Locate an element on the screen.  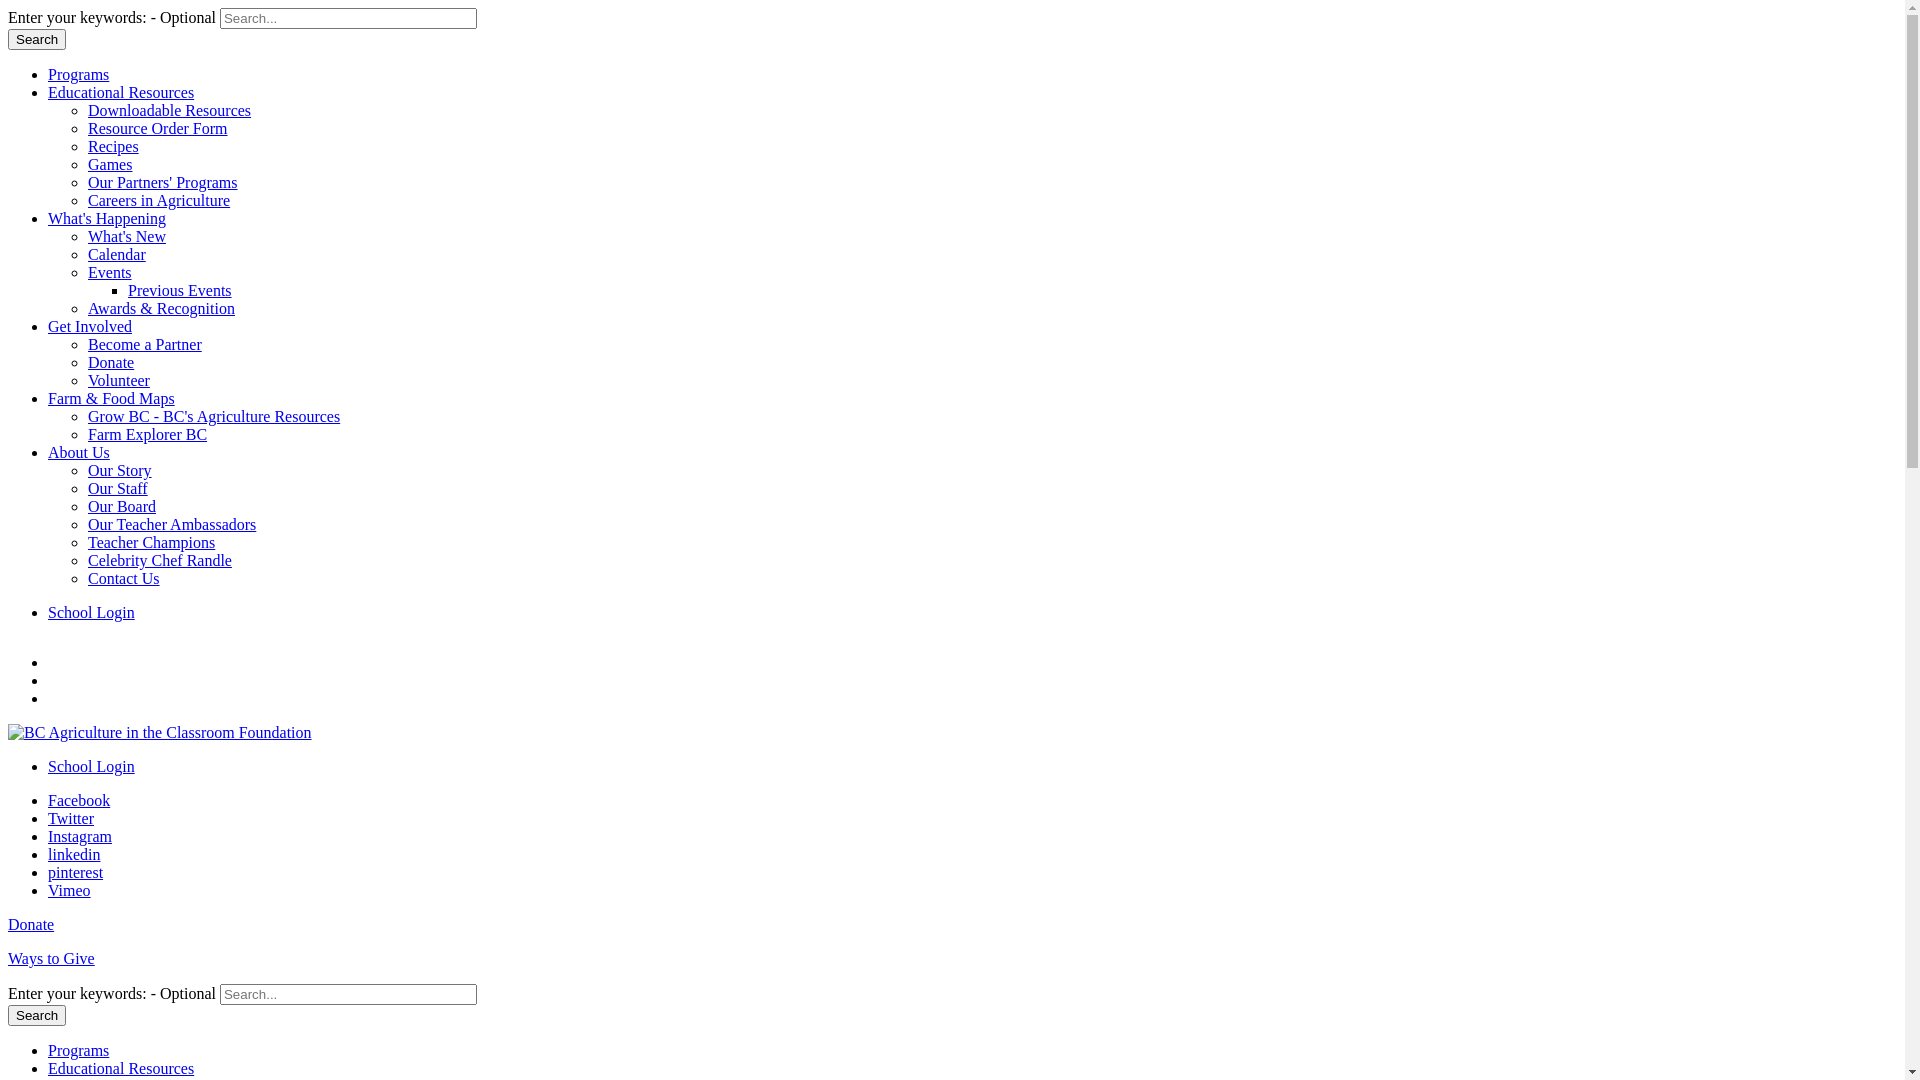
'Twitter' is located at coordinates (71, 818).